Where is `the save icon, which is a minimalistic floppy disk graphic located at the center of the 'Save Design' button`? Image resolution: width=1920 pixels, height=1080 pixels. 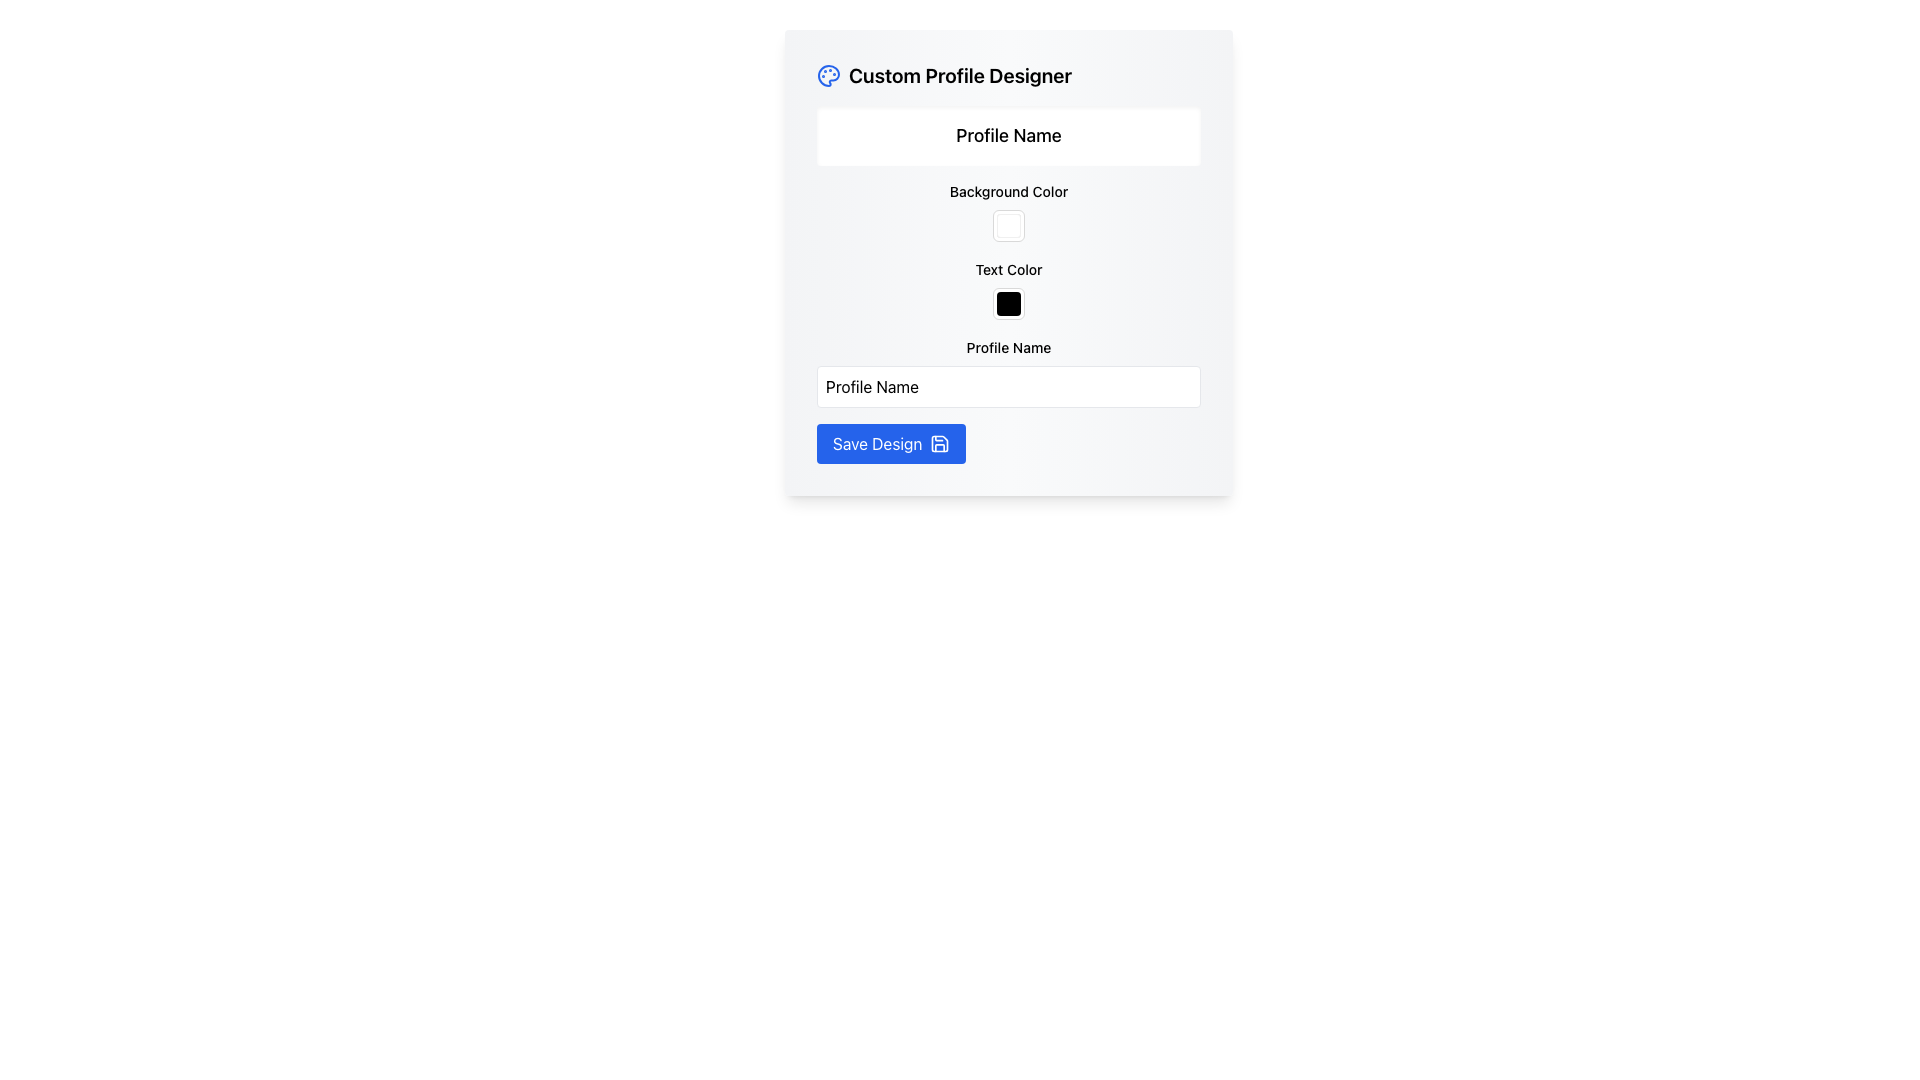
the save icon, which is a minimalistic floppy disk graphic located at the center of the 'Save Design' button is located at coordinates (939, 442).